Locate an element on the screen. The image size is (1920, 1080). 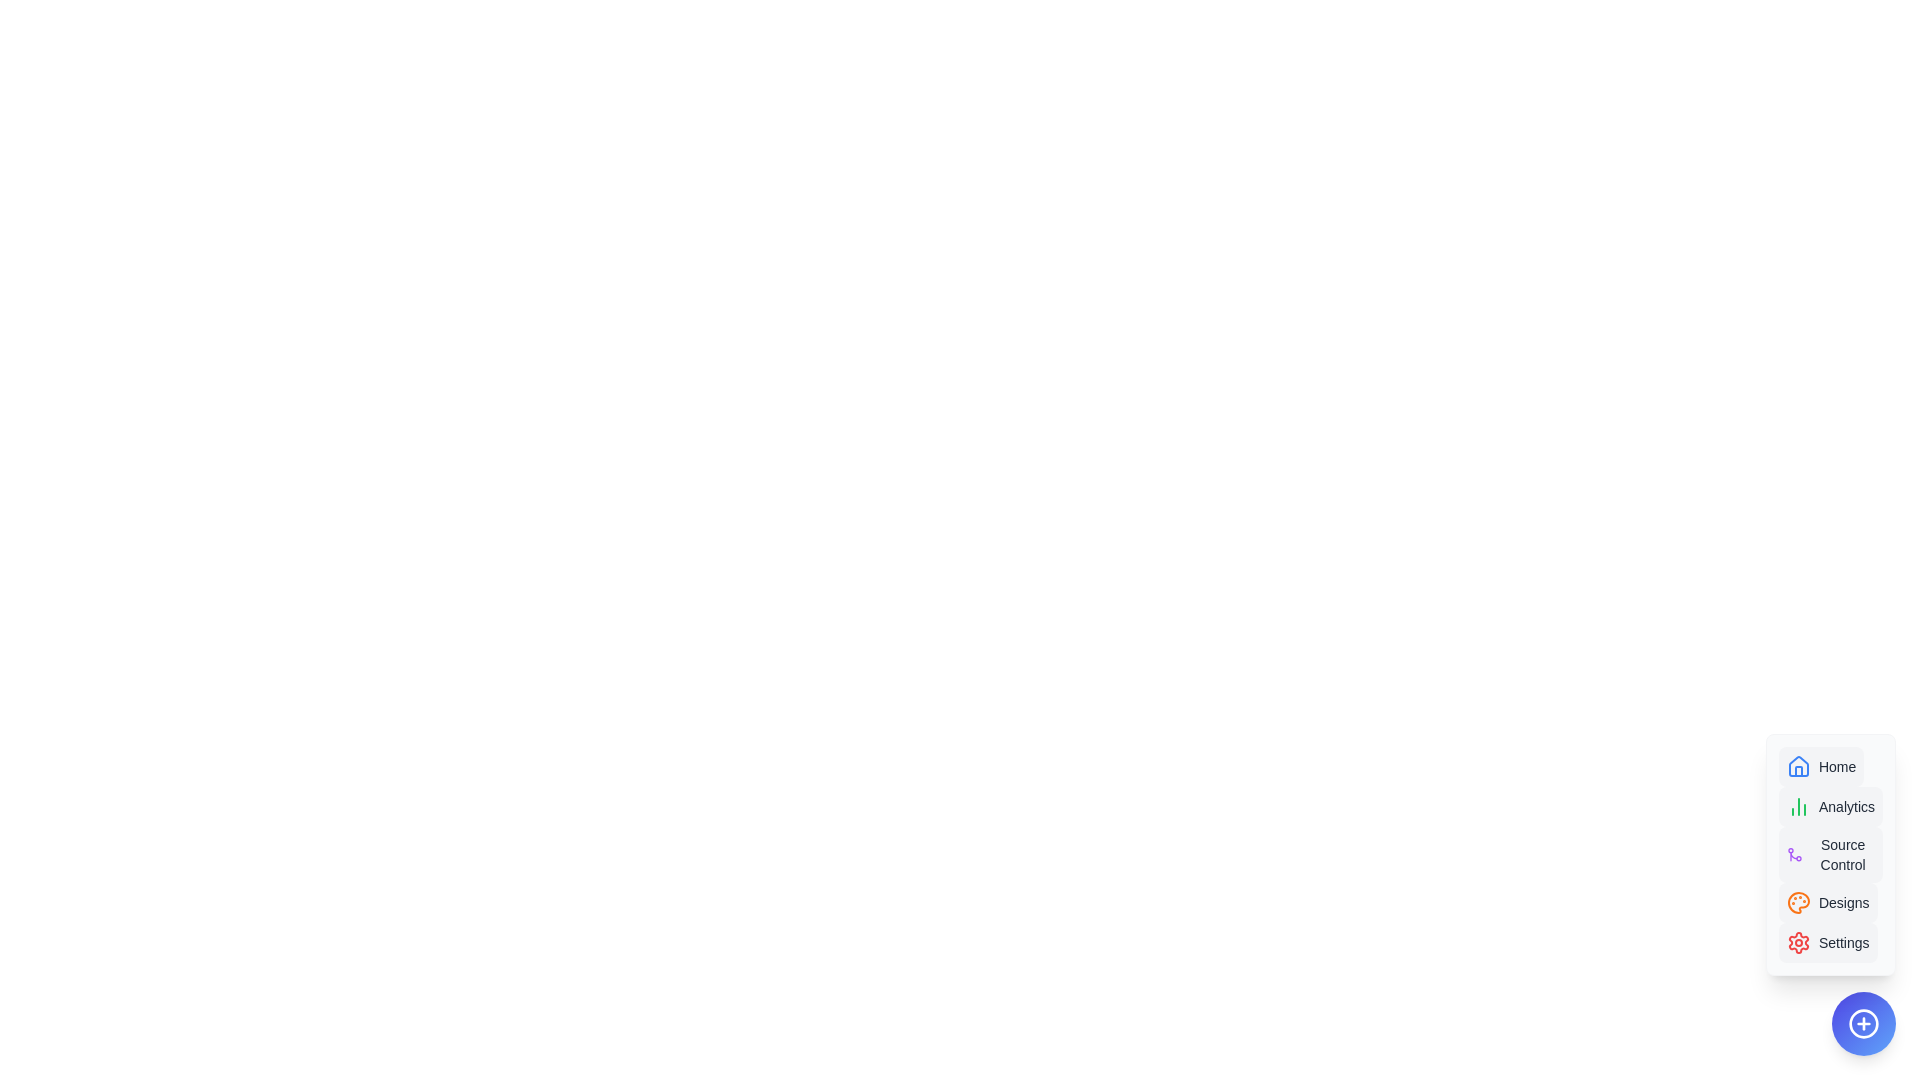
floating action button to toggle the visibility of the options panel is located at coordinates (1862, 1023).